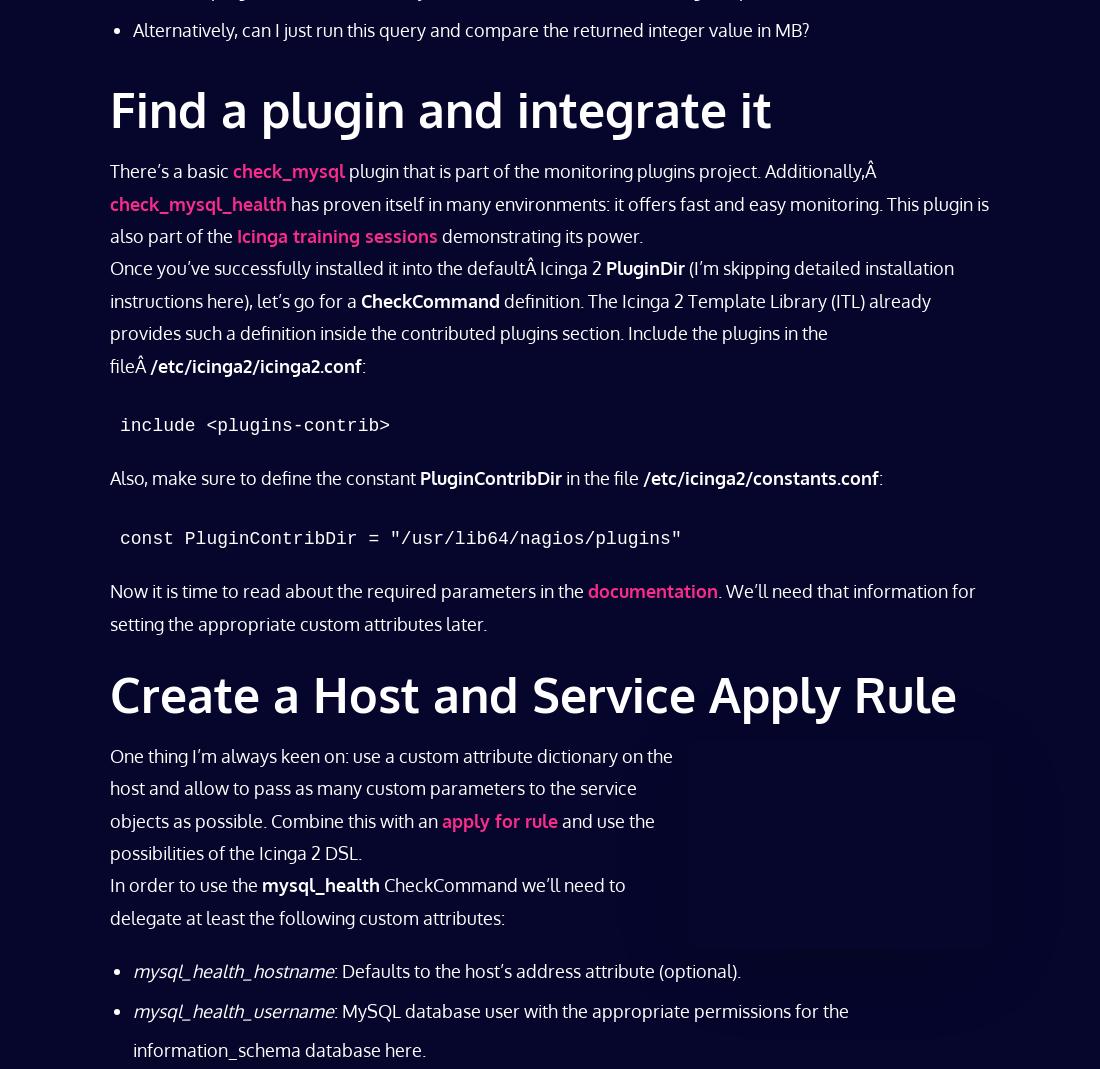 The image size is (1100, 1069). I want to click on 'Also, make sure to define the constant', so click(110, 476).